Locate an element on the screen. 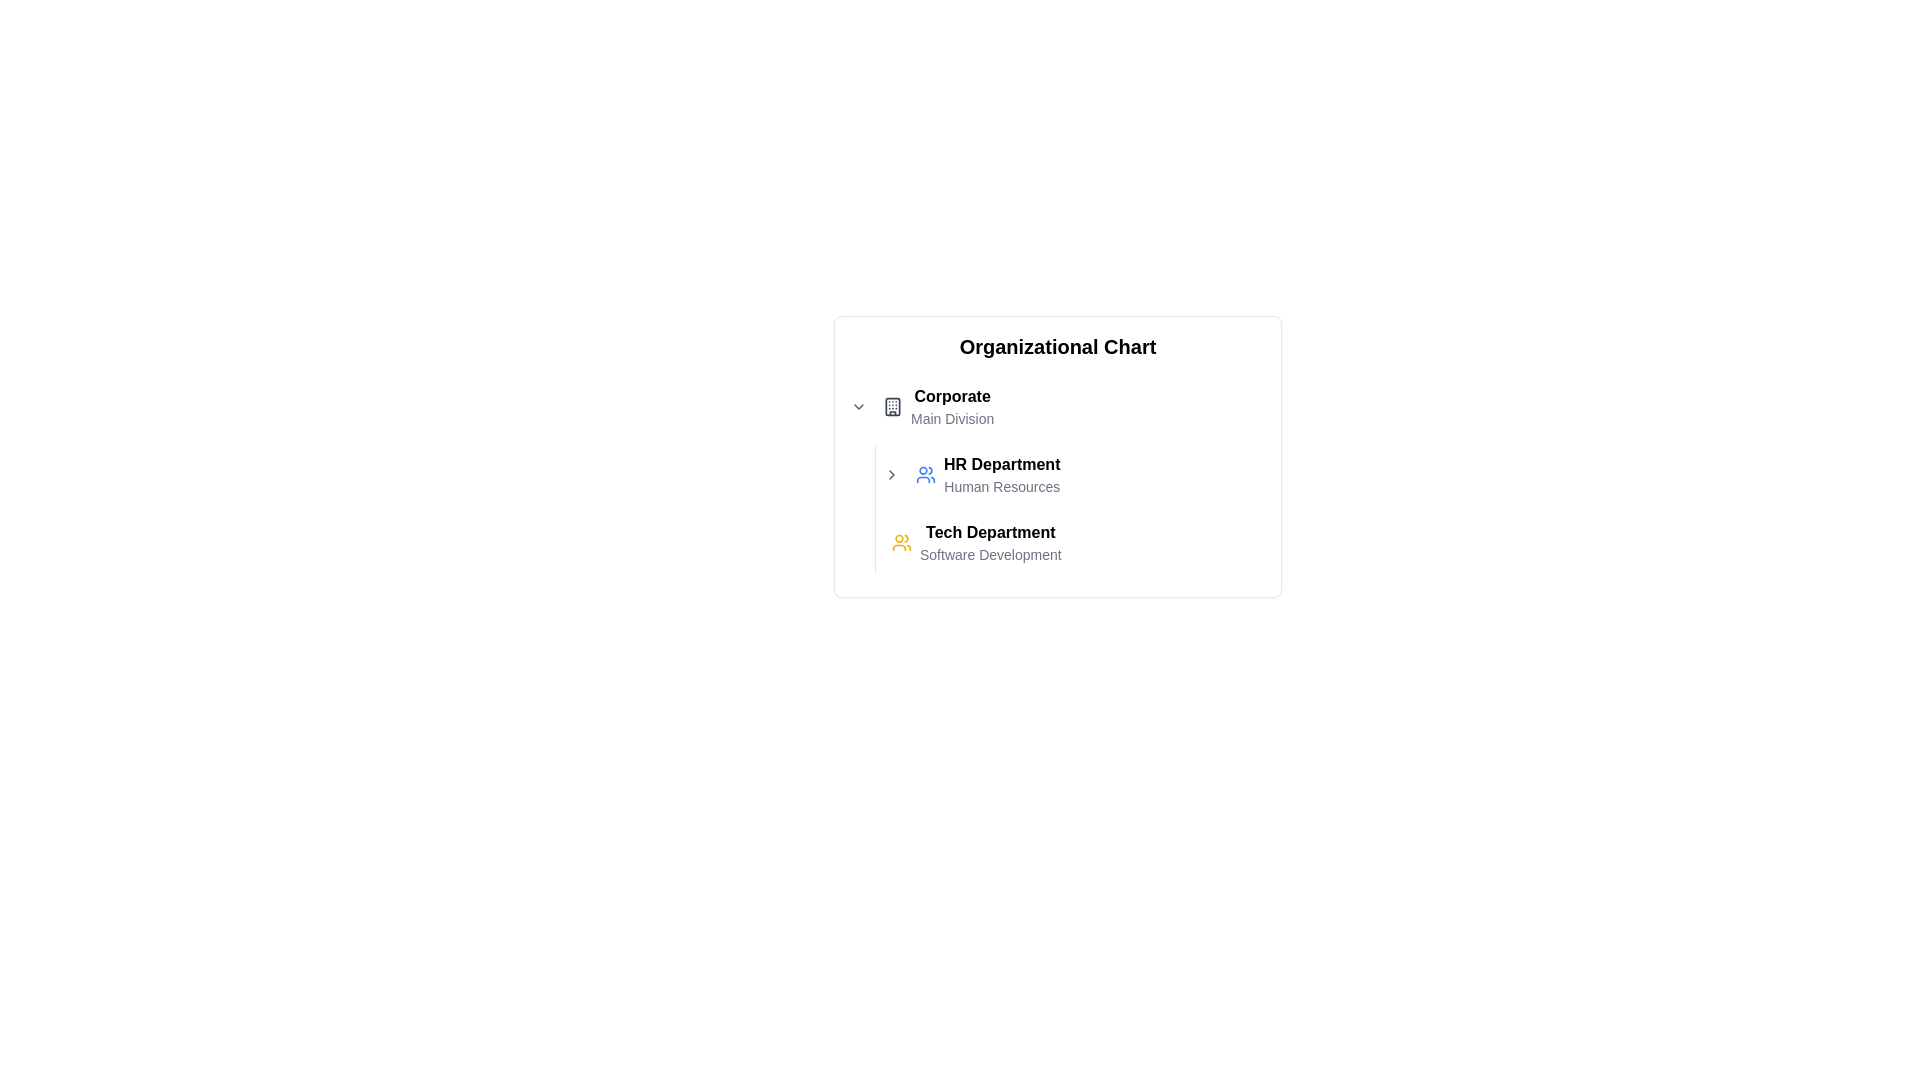 The width and height of the screenshot is (1920, 1080). the icon representing a building in the Corporate section of the organizational chart, which visually symbolizes the main structure of the building is located at coordinates (891, 406).